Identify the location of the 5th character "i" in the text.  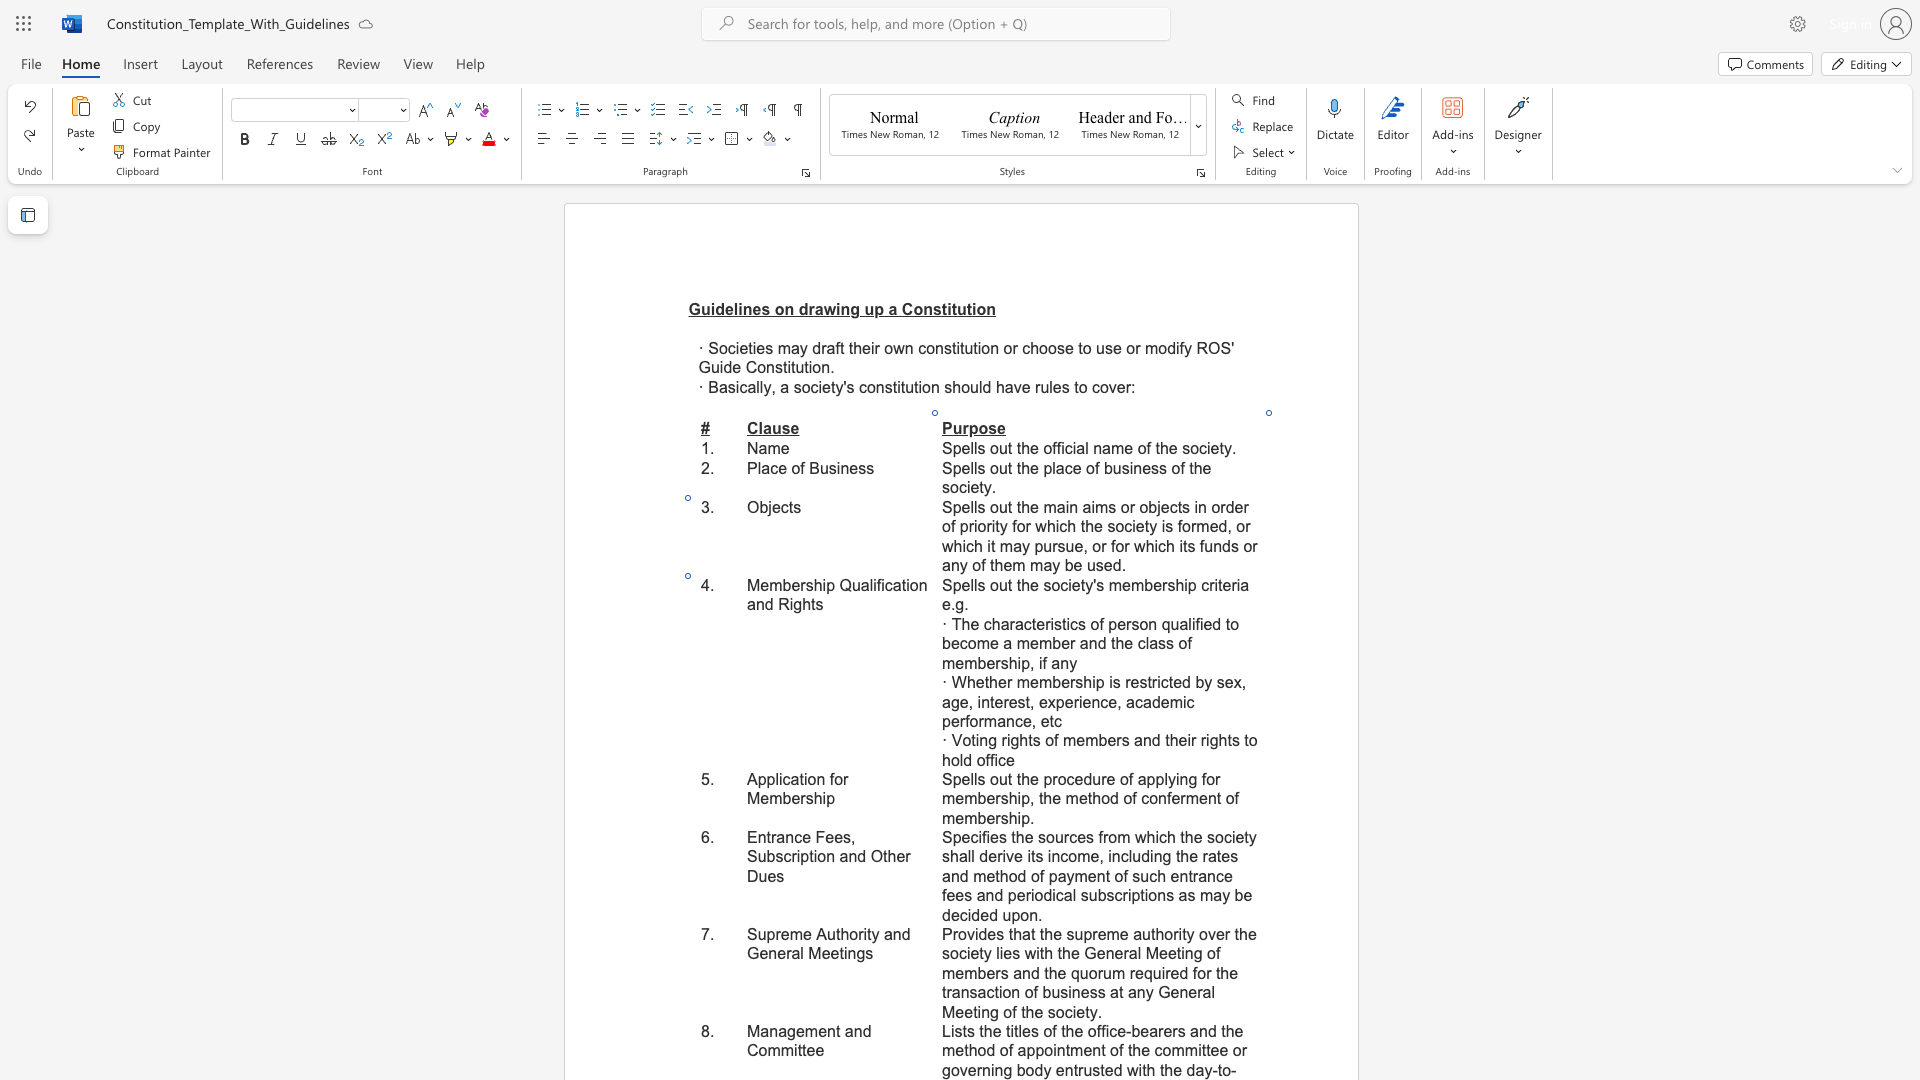
(790, 603).